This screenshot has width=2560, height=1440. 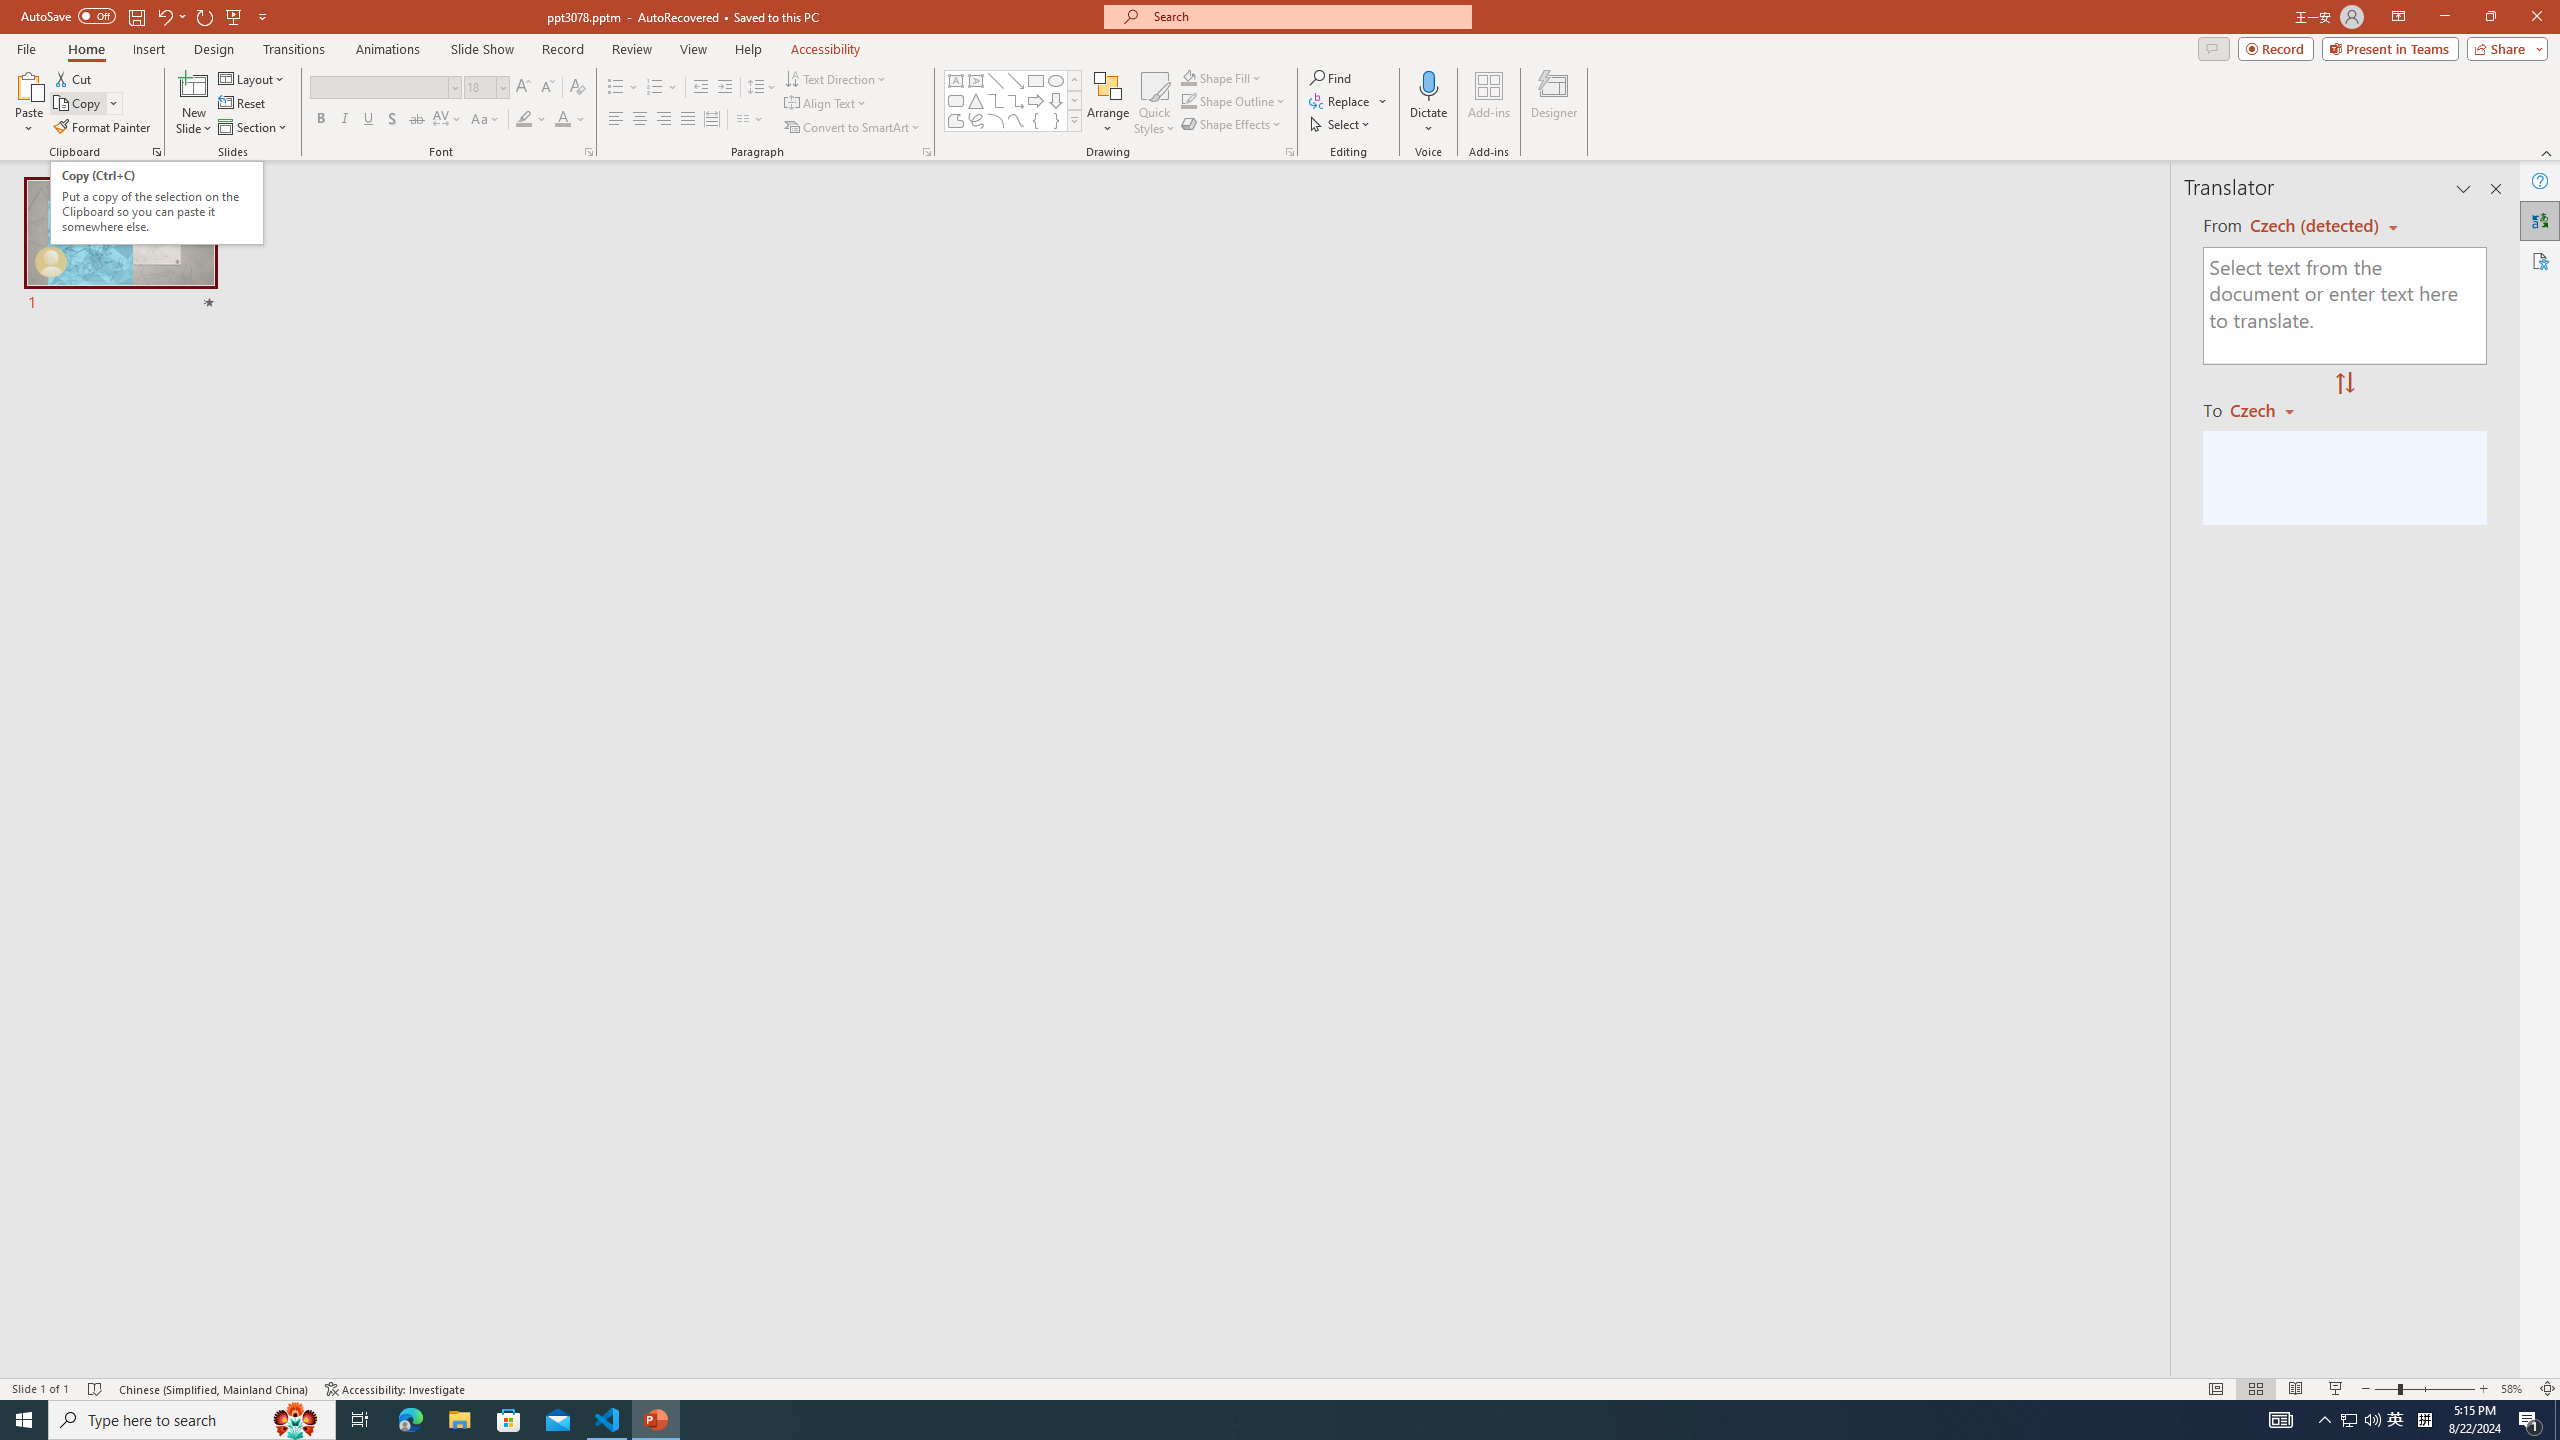 What do you see at coordinates (2425, 1389) in the screenshot?
I see `'Zoom'` at bounding box center [2425, 1389].